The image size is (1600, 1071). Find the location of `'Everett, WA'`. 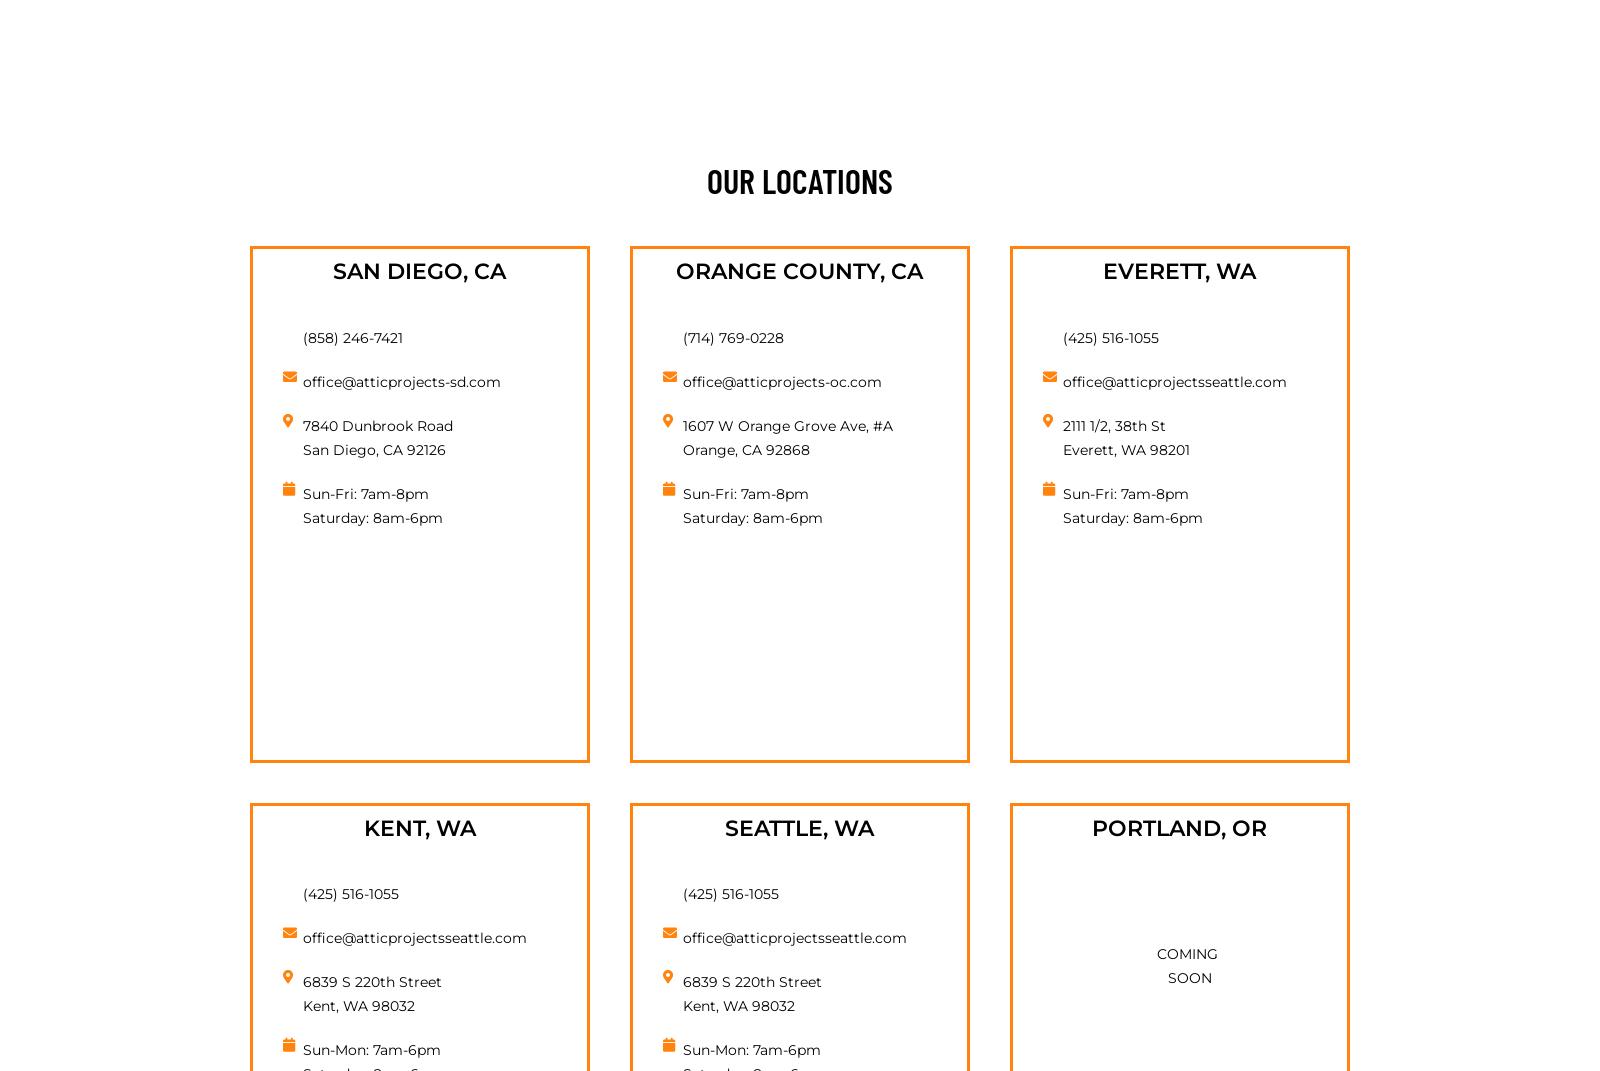

'Everett, WA' is located at coordinates (1179, 271).